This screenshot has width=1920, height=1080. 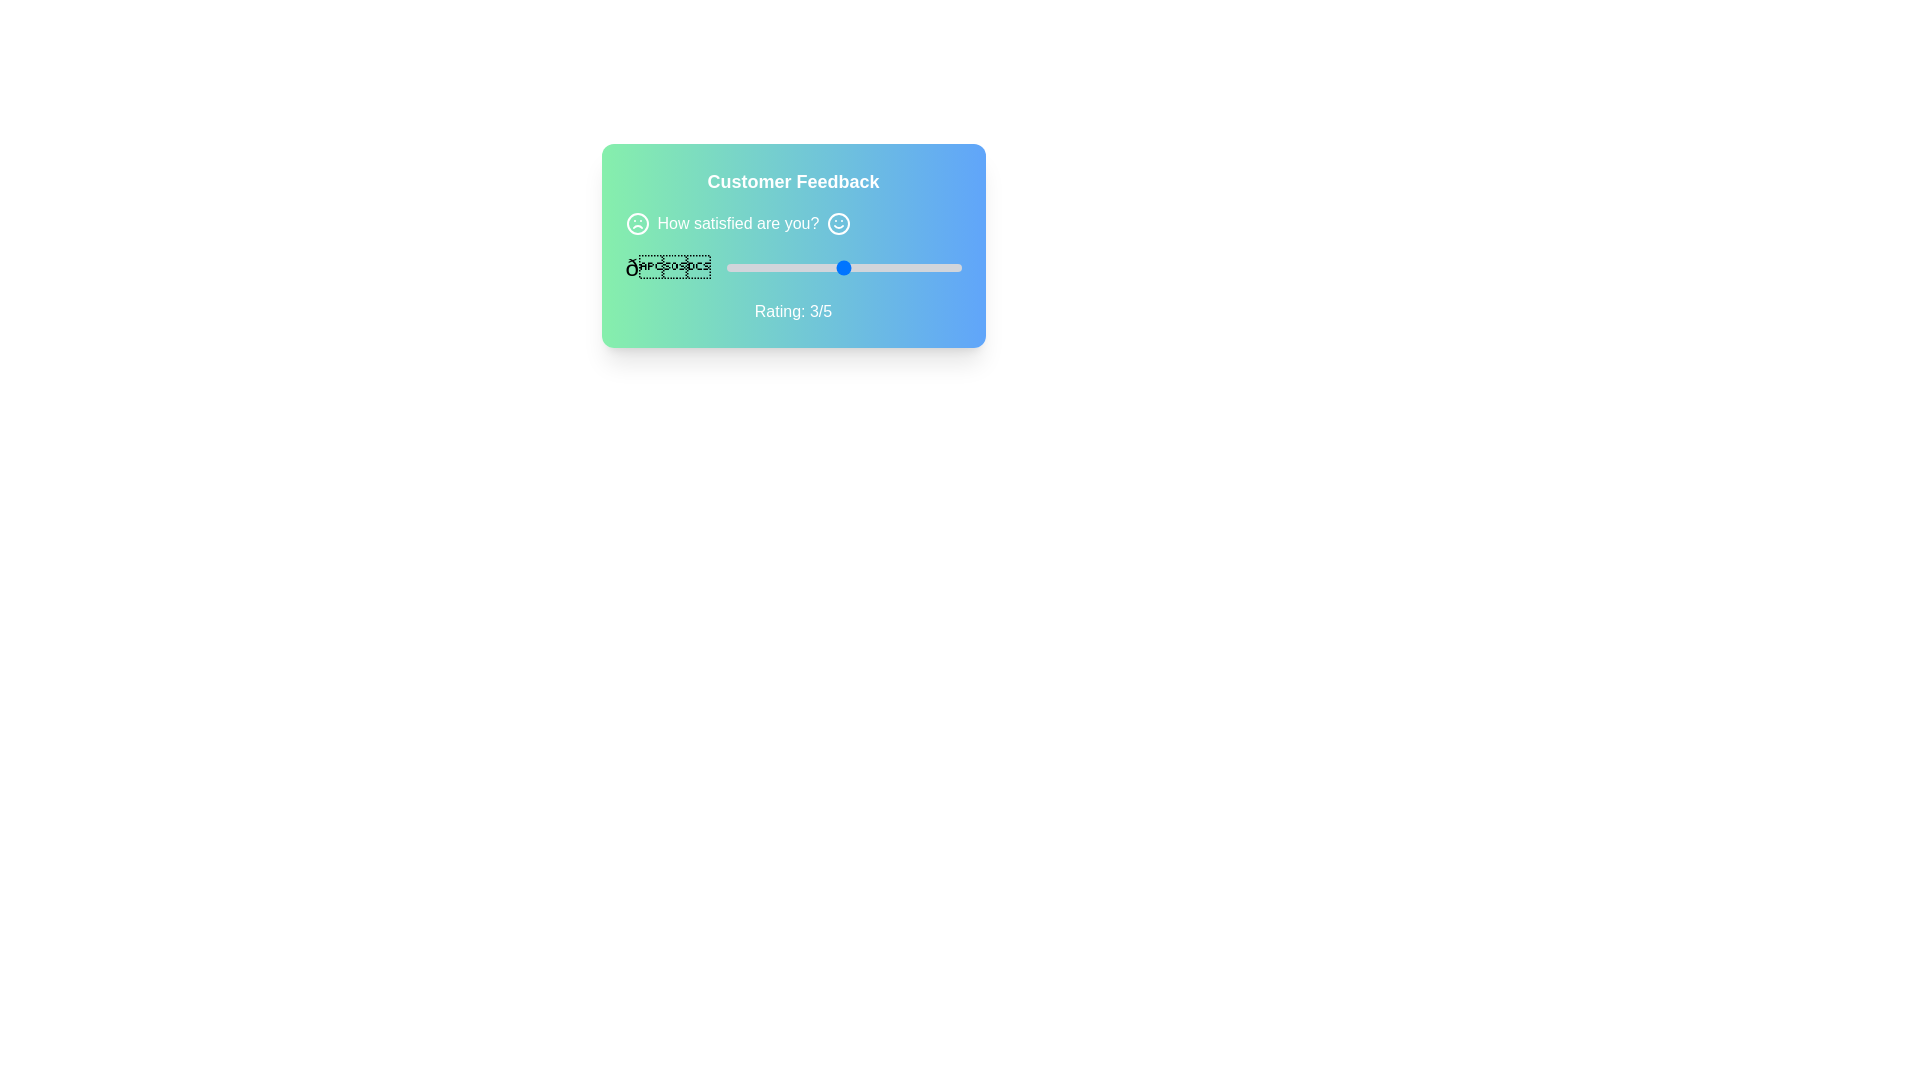 I want to click on the circular graphic component at the center of the smiley face icon, which is located to the left of the text 'How satisfied are you?', so click(x=839, y=223).